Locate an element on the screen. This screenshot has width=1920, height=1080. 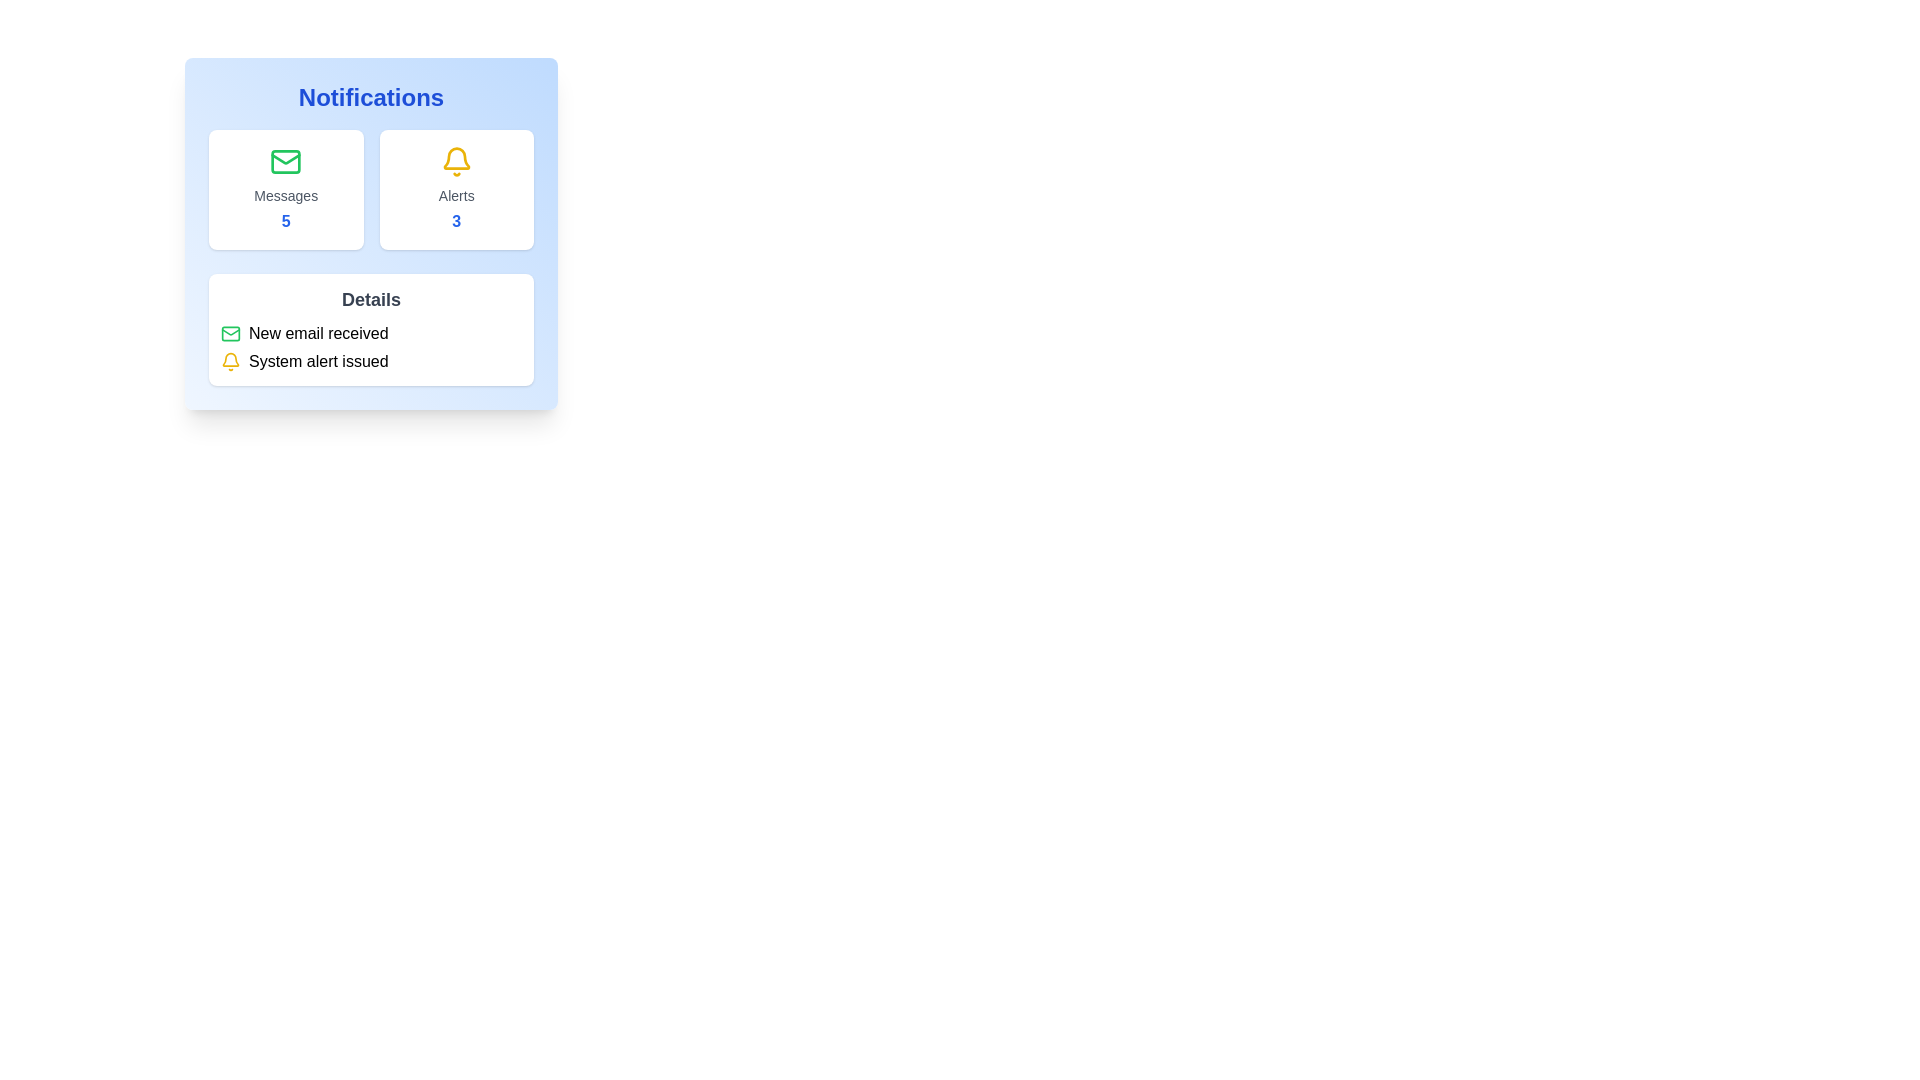
the messages icon located at the top left corner of the notifications area is located at coordinates (285, 161).